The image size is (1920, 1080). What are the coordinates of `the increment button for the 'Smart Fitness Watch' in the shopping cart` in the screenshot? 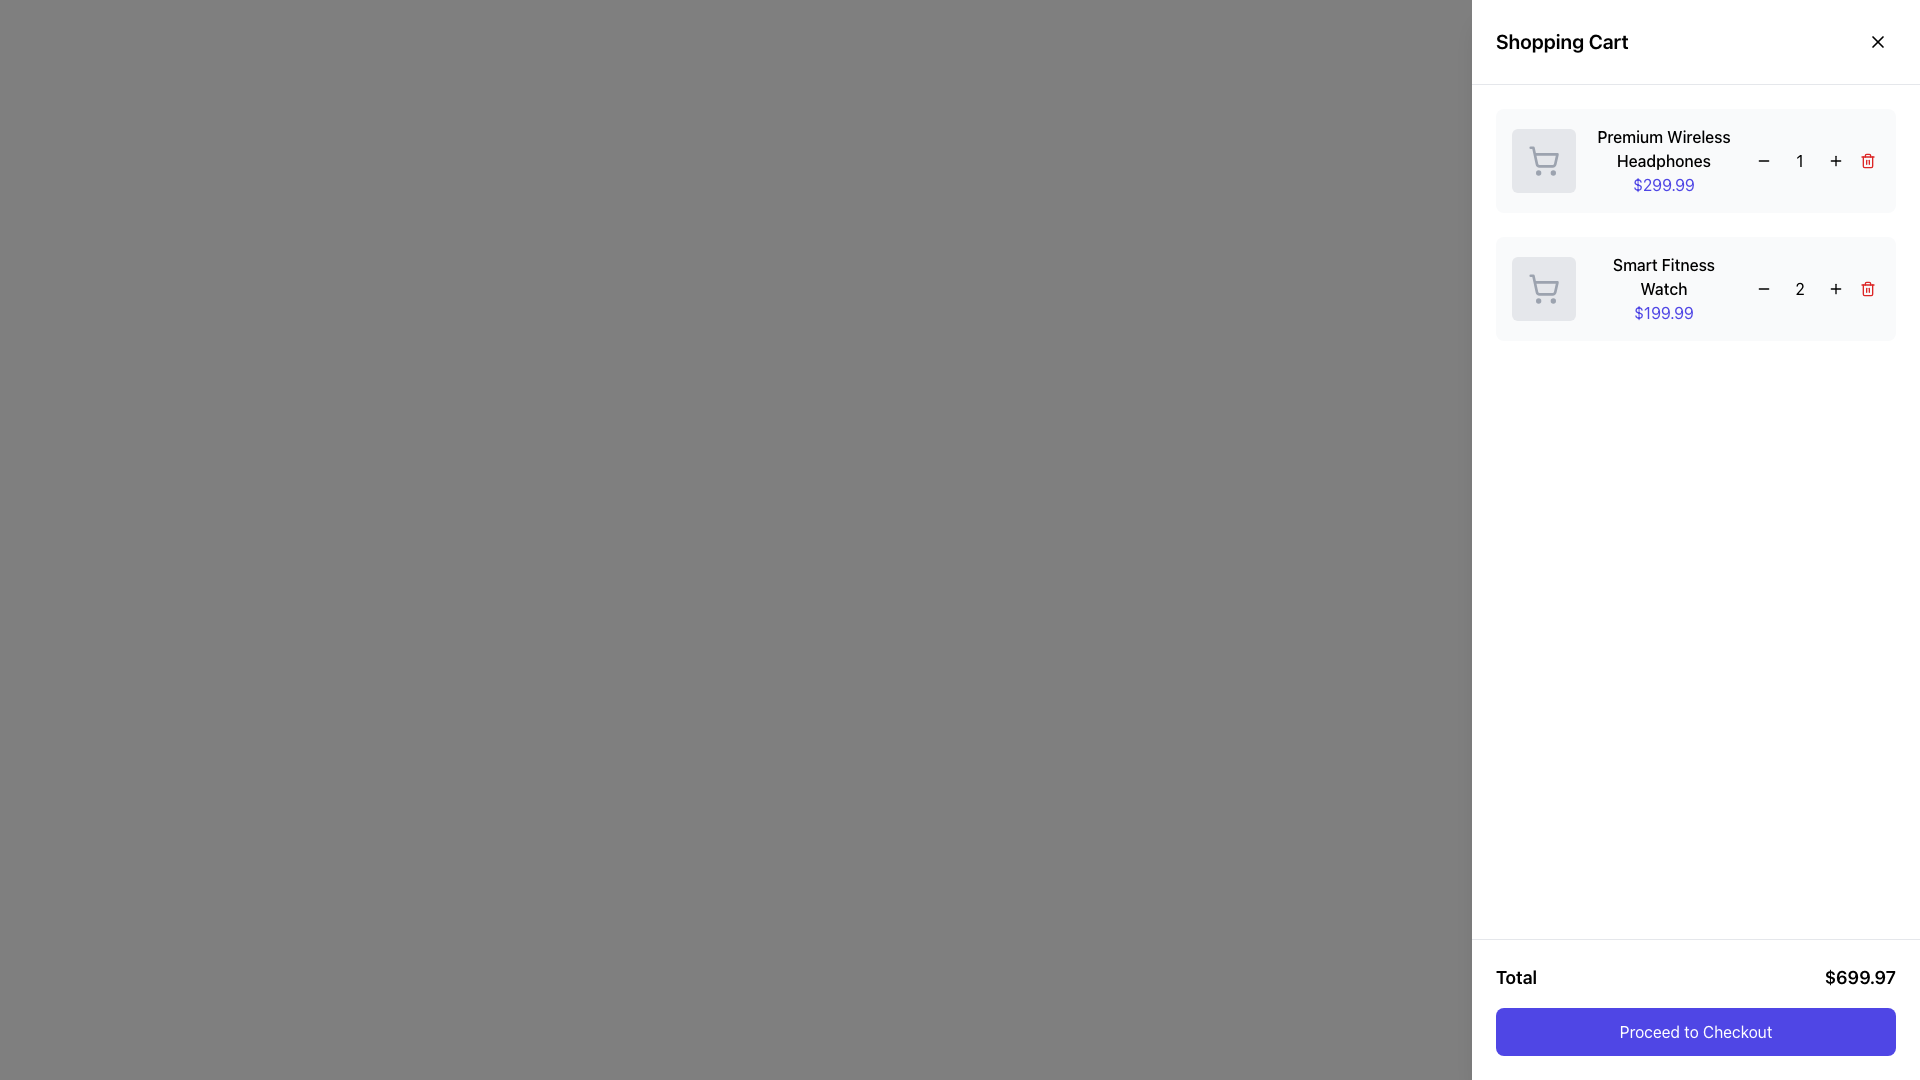 It's located at (1836, 289).